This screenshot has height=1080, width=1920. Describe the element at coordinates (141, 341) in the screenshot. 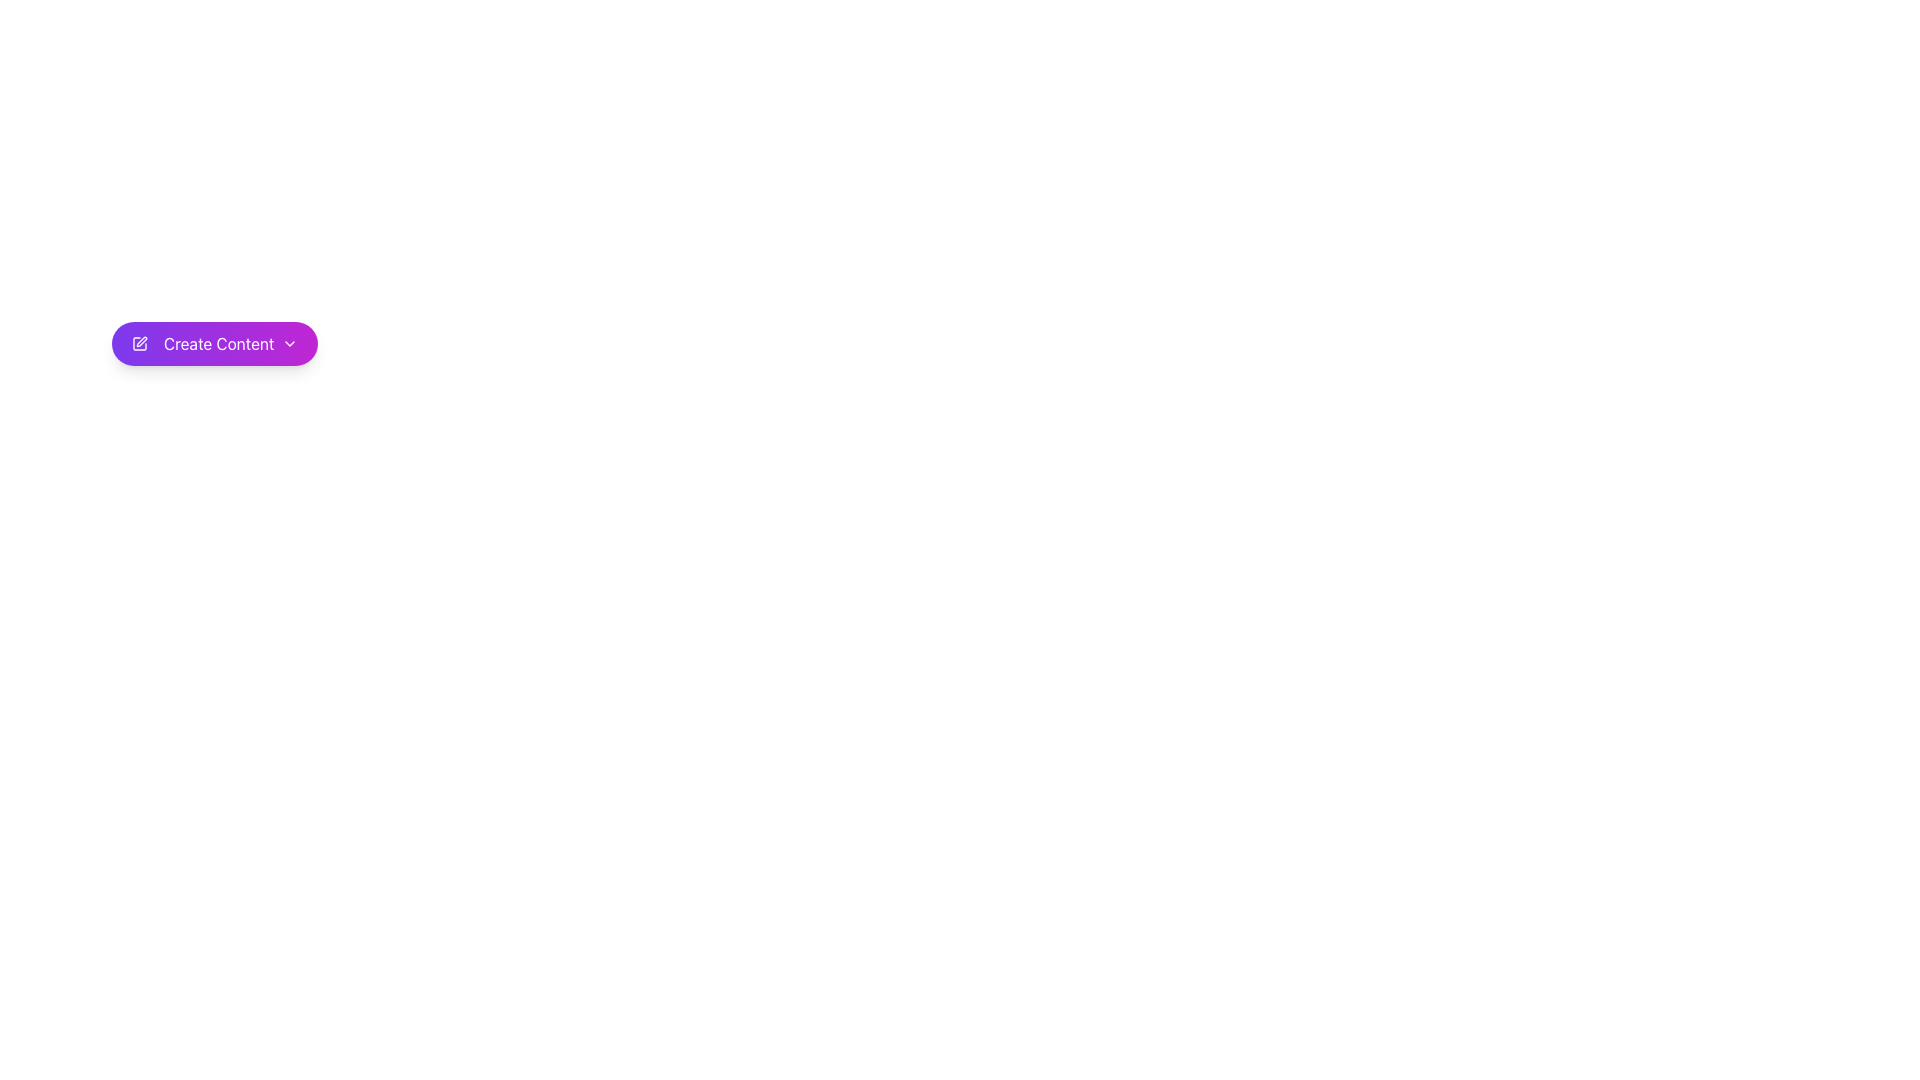

I see `the edit icon, which is a graphic icon representing a square with a pen overlay, located to the left of the 'Create Content' button` at that location.